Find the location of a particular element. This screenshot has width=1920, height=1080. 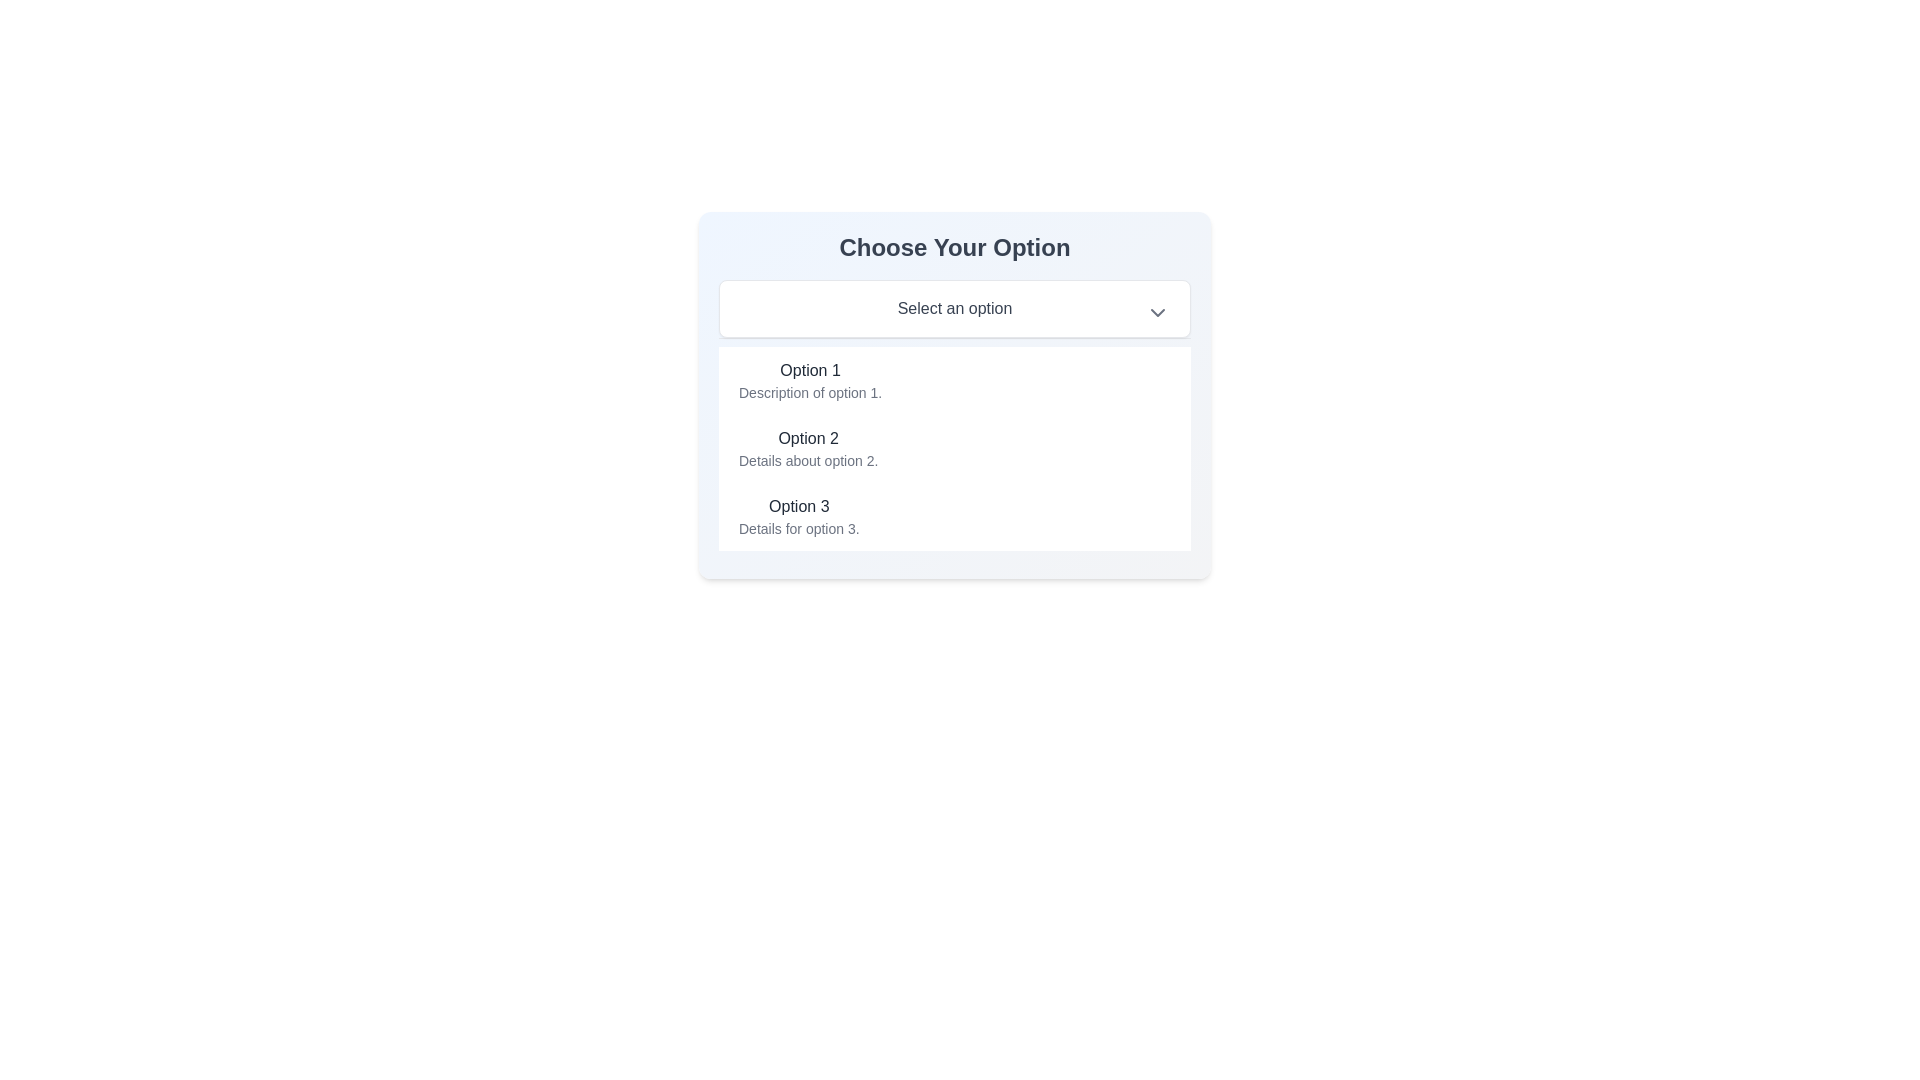

details of the second item in the selectable menu under the label 'Choose Your Option' which provides insights about the choice is located at coordinates (808, 447).